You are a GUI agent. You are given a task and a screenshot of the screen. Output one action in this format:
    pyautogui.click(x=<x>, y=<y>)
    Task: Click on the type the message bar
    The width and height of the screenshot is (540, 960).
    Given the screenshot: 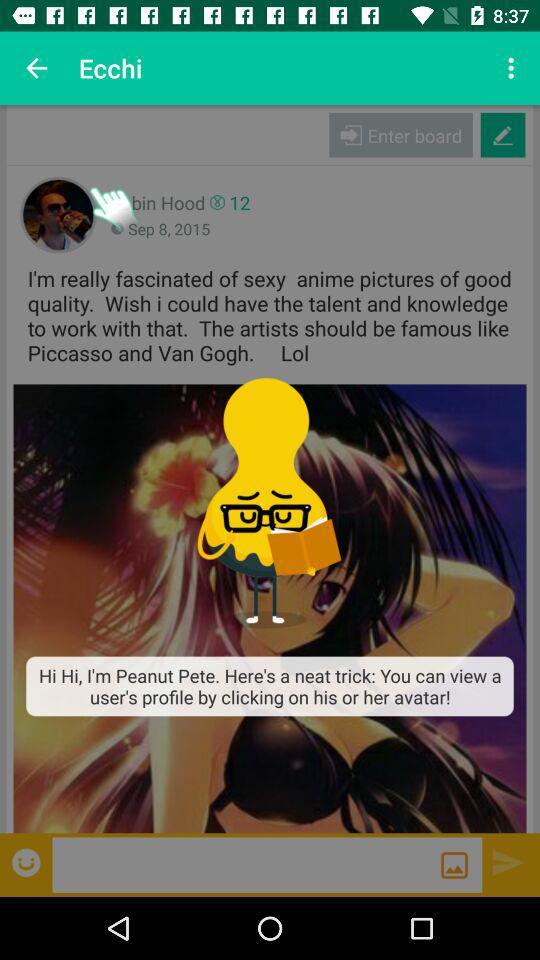 What is the action you would take?
    pyautogui.click(x=246, y=863)
    